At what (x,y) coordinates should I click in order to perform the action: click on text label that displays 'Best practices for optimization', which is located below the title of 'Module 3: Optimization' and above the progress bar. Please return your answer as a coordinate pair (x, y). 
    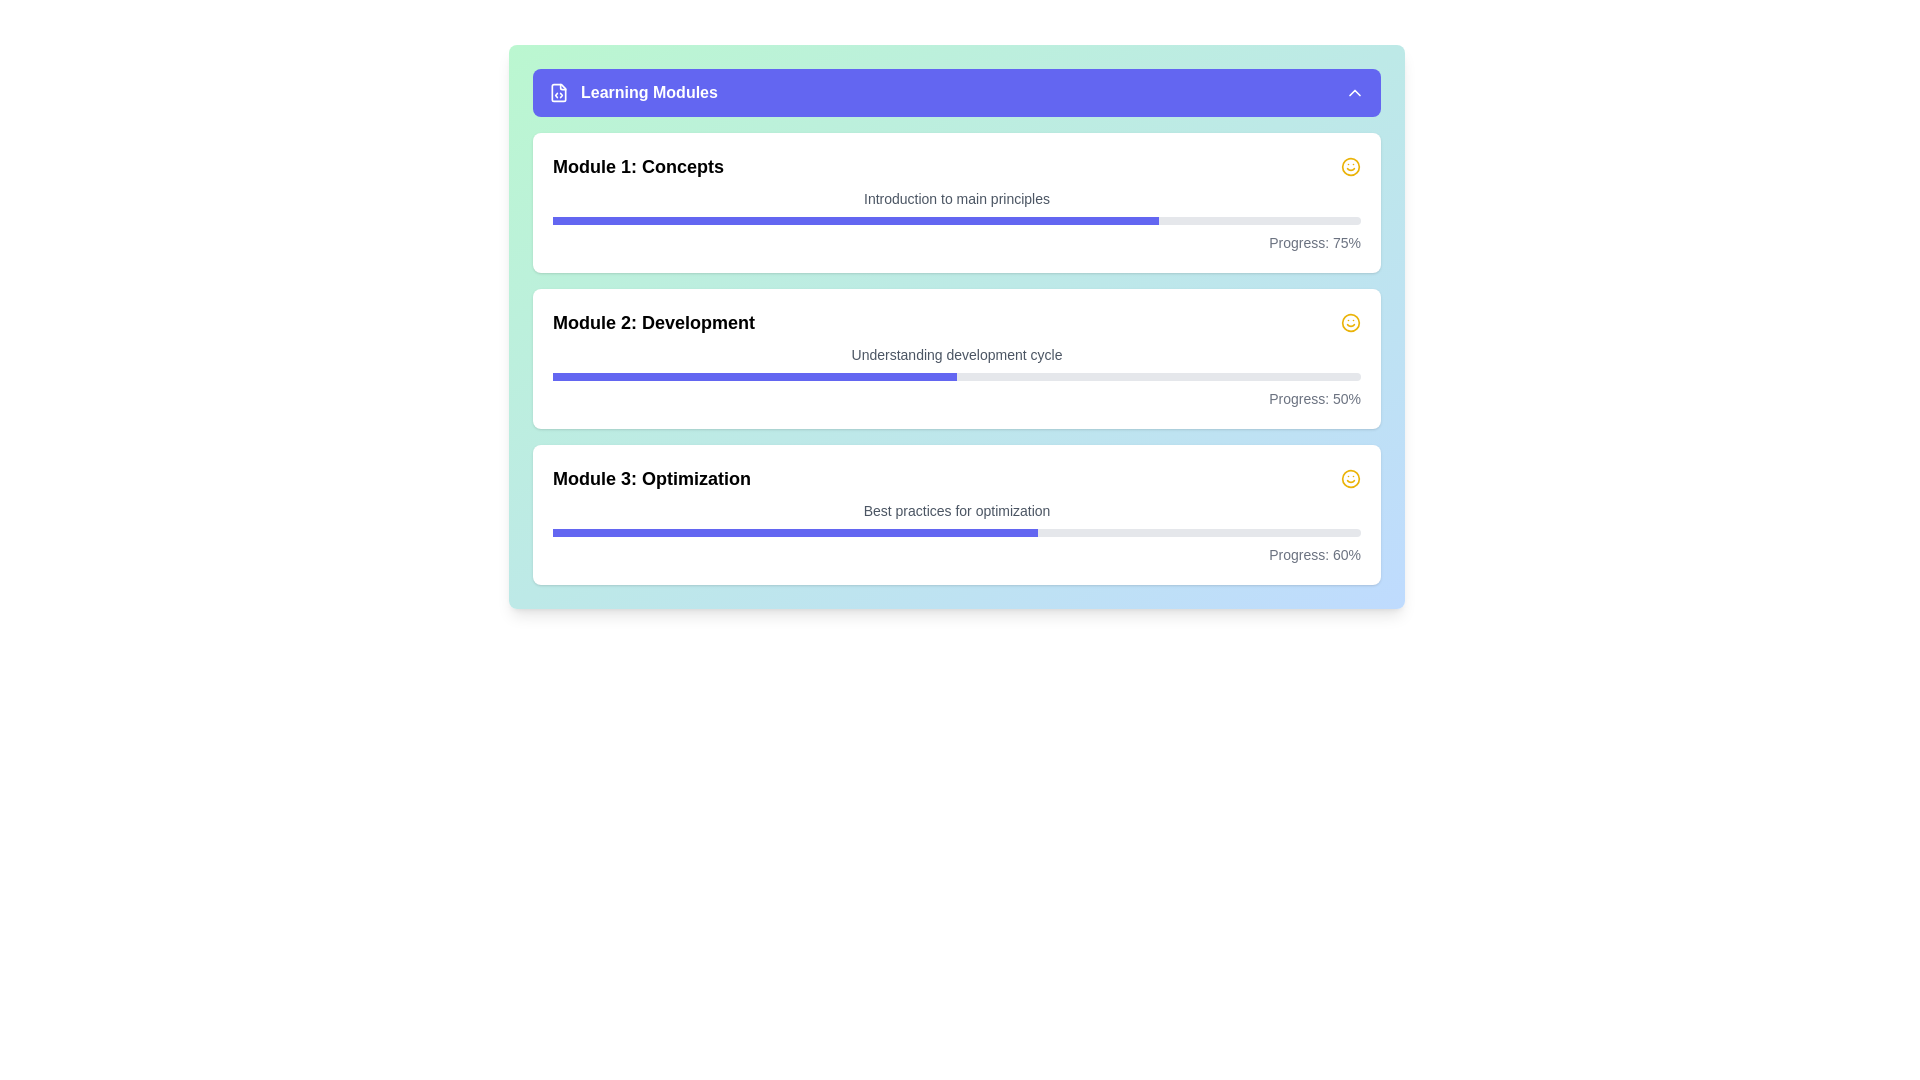
    Looking at the image, I should click on (955, 509).